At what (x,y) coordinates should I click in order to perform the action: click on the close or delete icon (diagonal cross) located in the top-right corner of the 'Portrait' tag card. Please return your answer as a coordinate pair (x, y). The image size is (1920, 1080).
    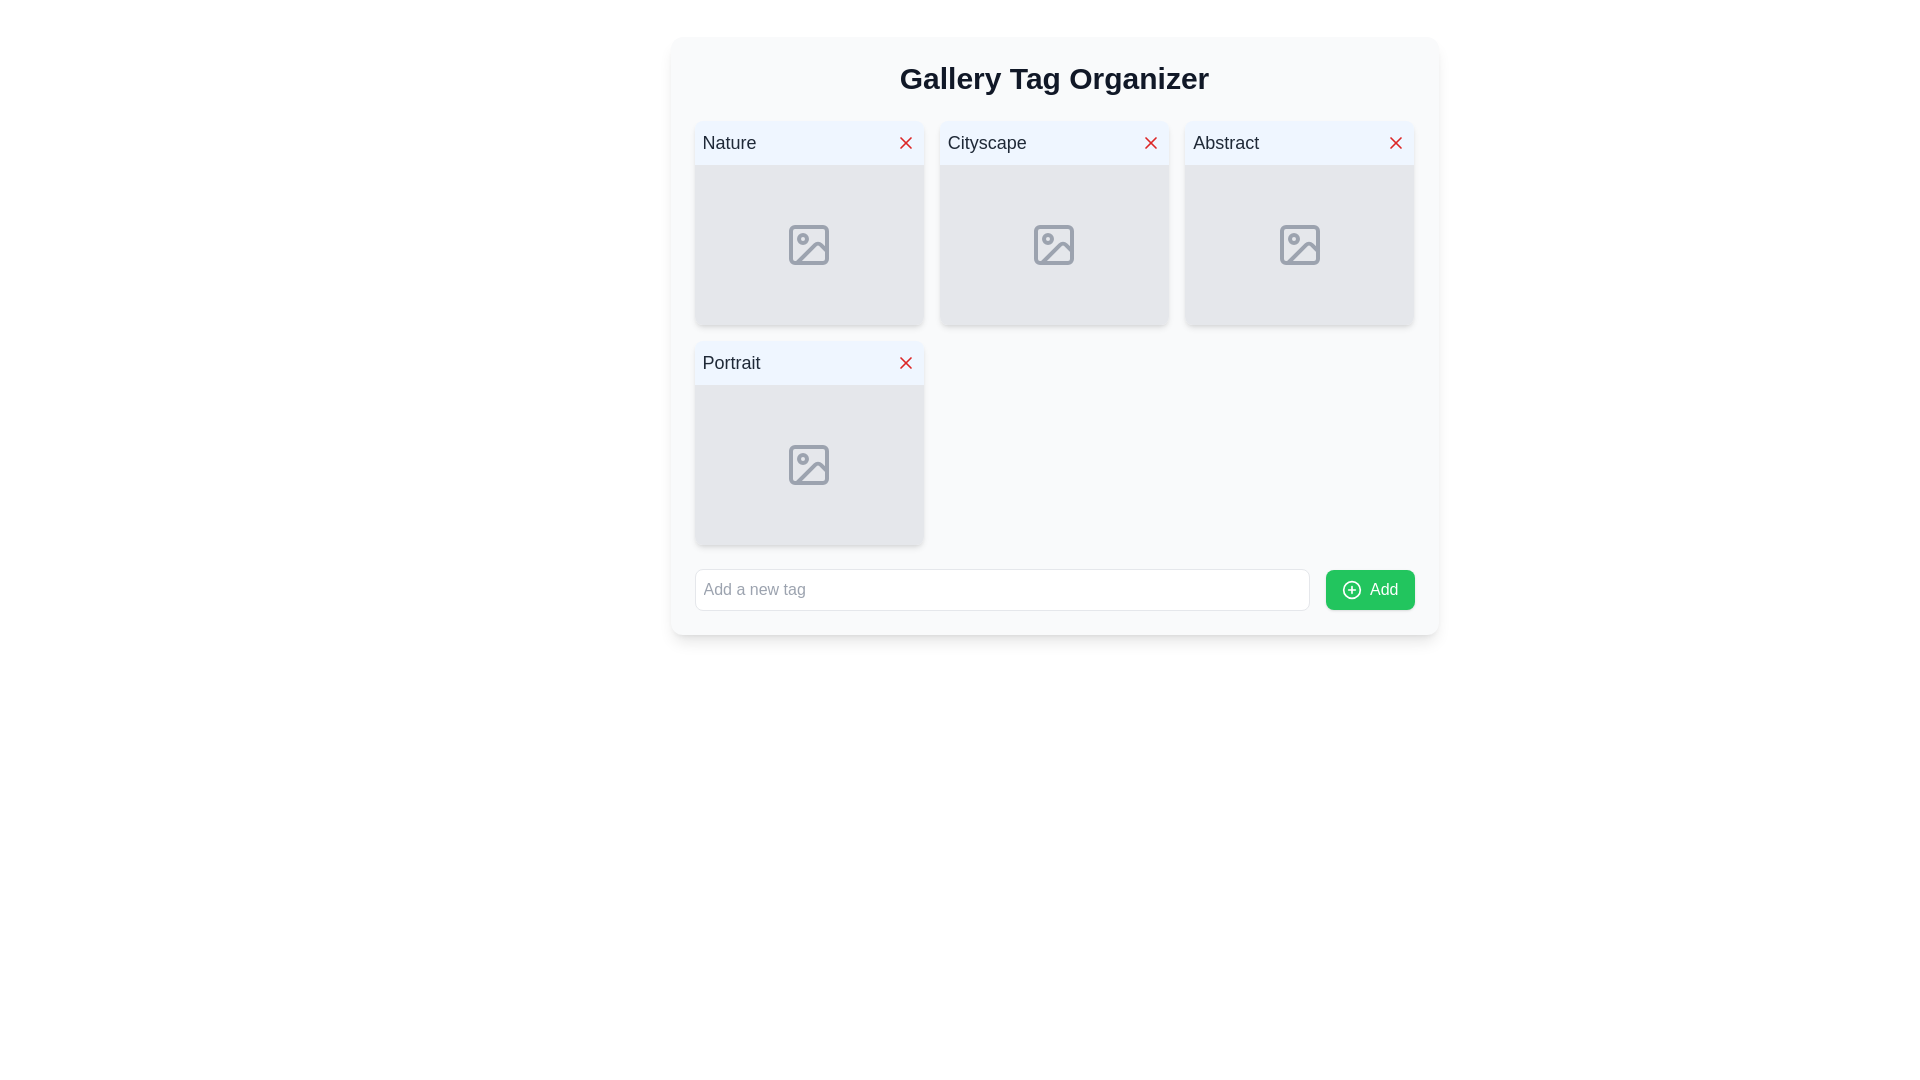
    Looking at the image, I should click on (904, 362).